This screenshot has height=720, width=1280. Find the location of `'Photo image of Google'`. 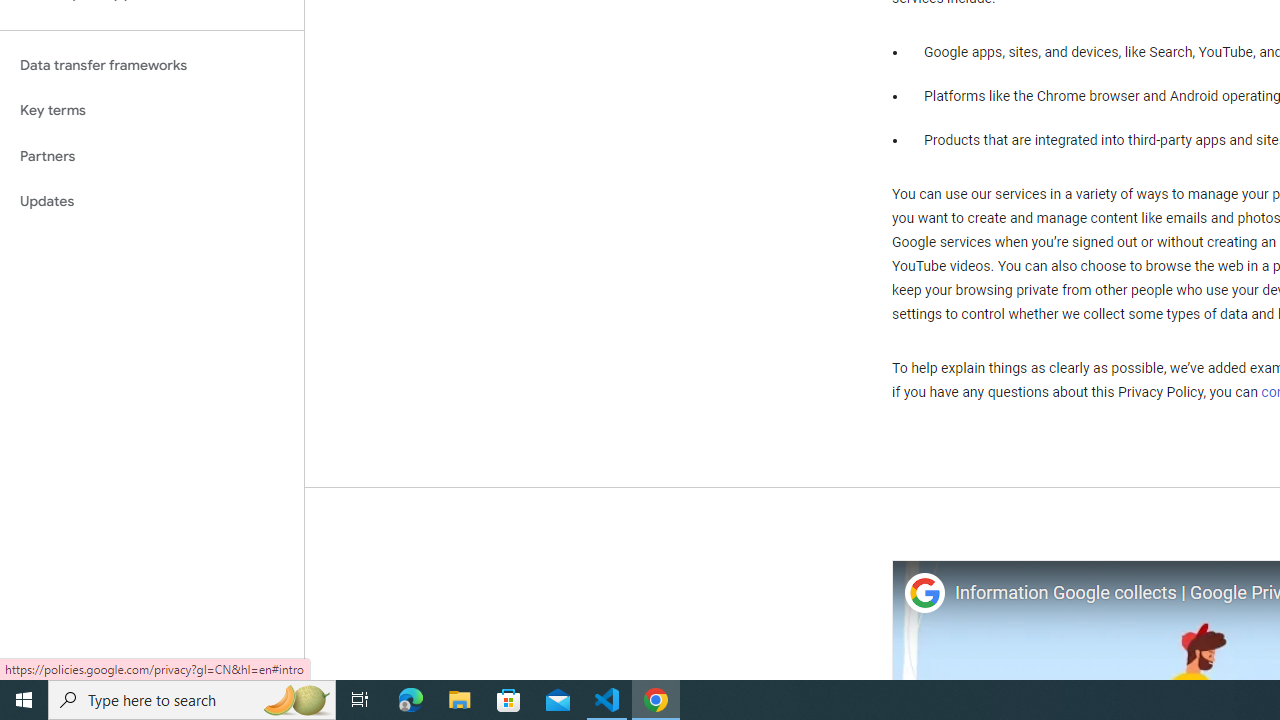

'Photo image of Google' is located at coordinates (923, 592).